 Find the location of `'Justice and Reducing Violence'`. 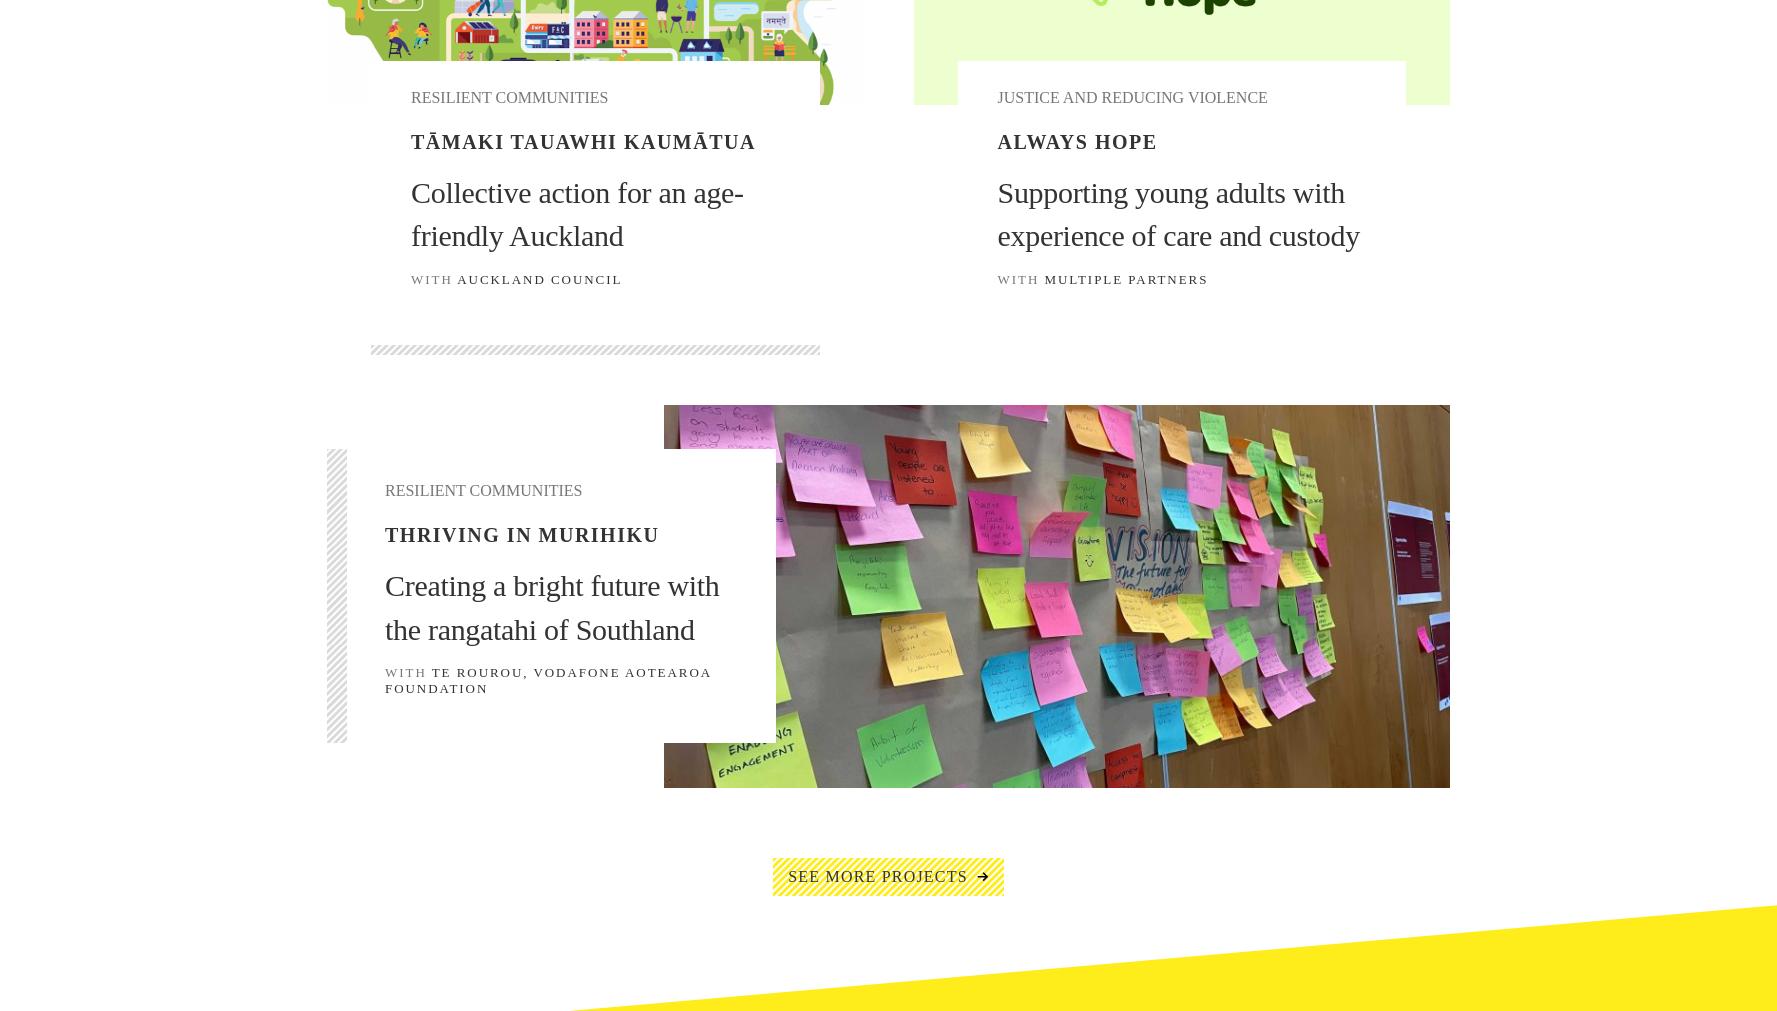

'Justice and Reducing Violence' is located at coordinates (1130, 95).